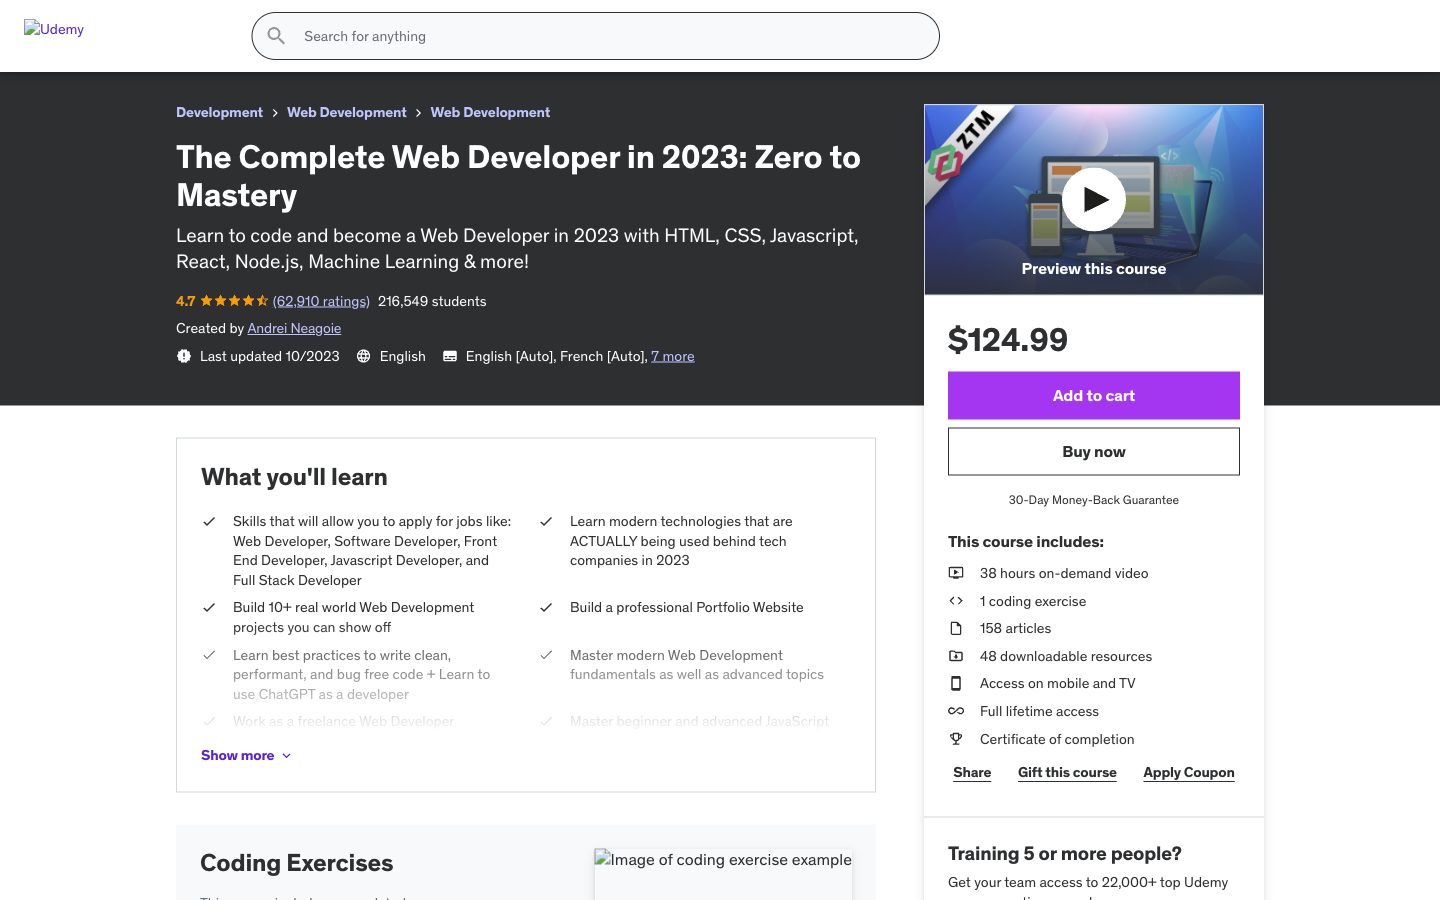 The width and height of the screenshot is (1440, 900). What do you see at coordinates (833, 728) in the screenshot?
I see `enlarge the image to see the clothes in detail` at bounding box center [833, 728].